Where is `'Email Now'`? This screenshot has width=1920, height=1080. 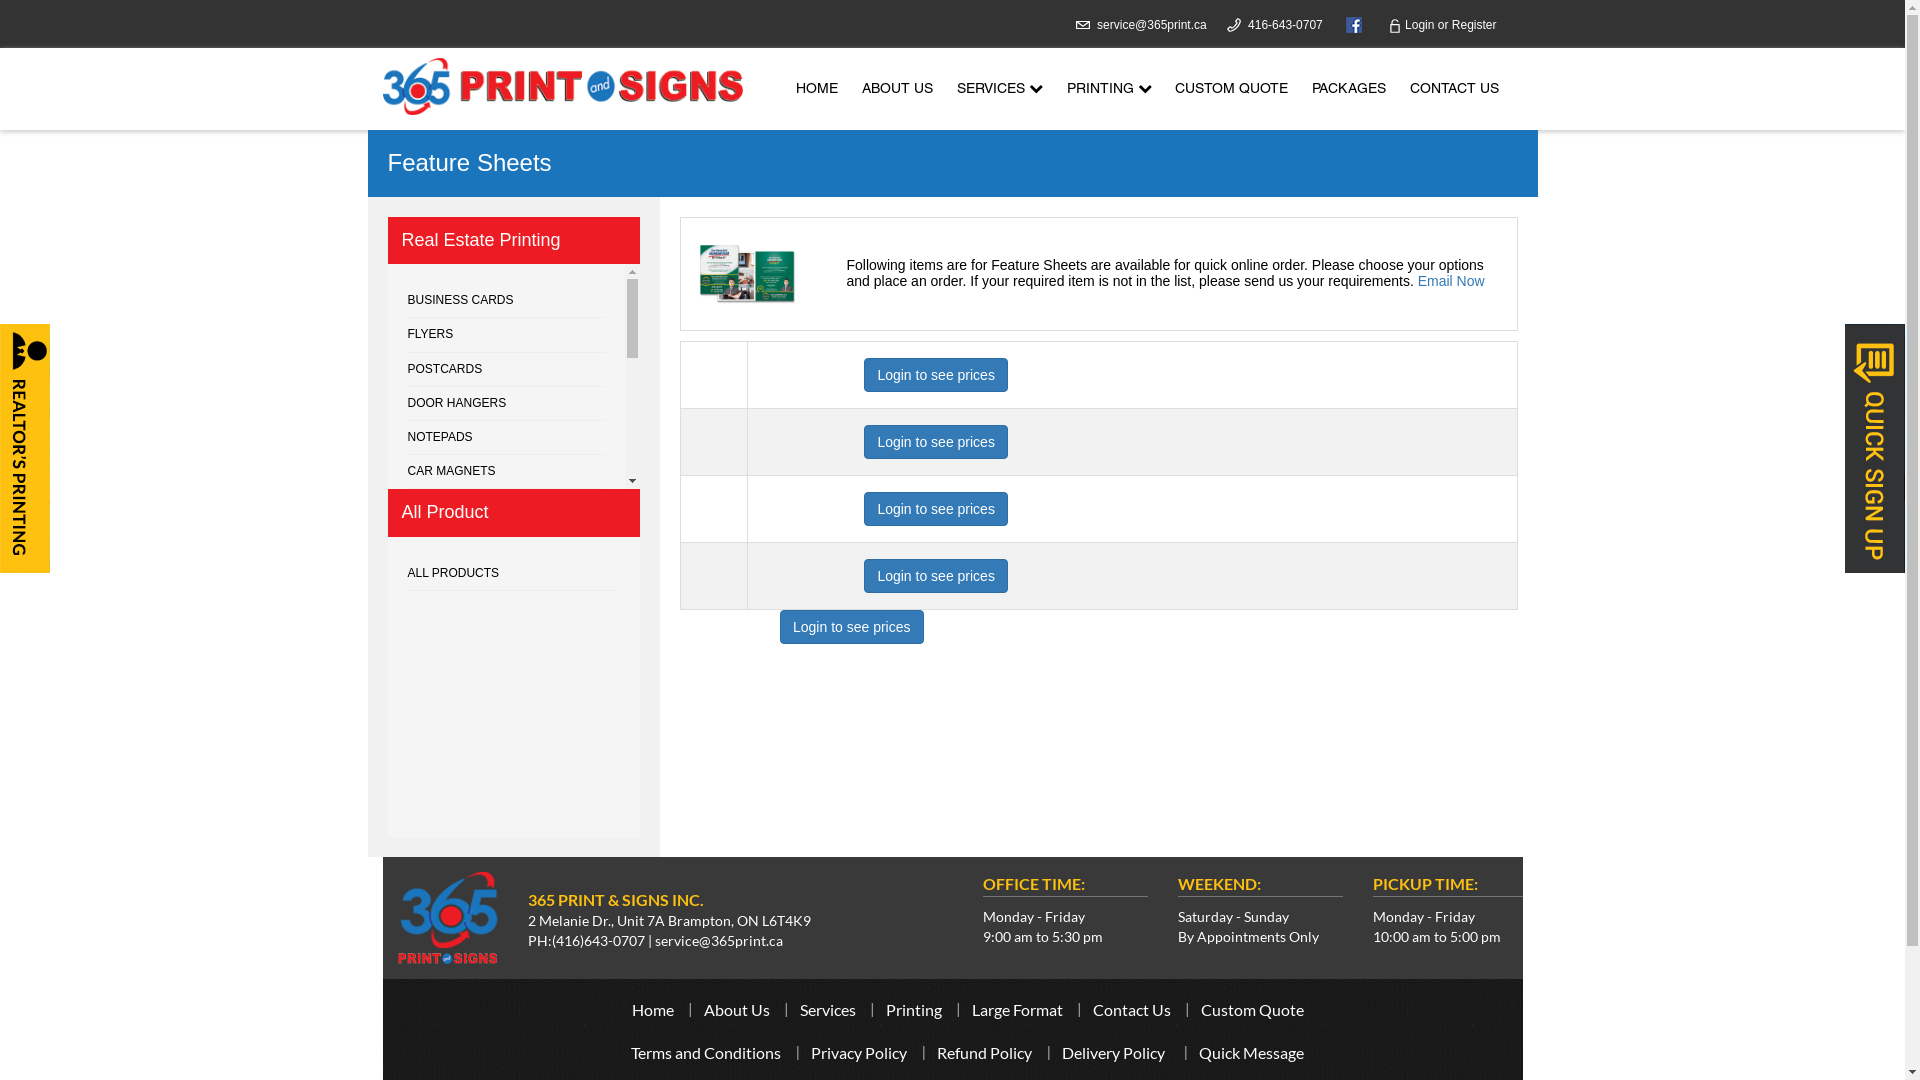 'Email Now' is located at coordinates (1451, 281).